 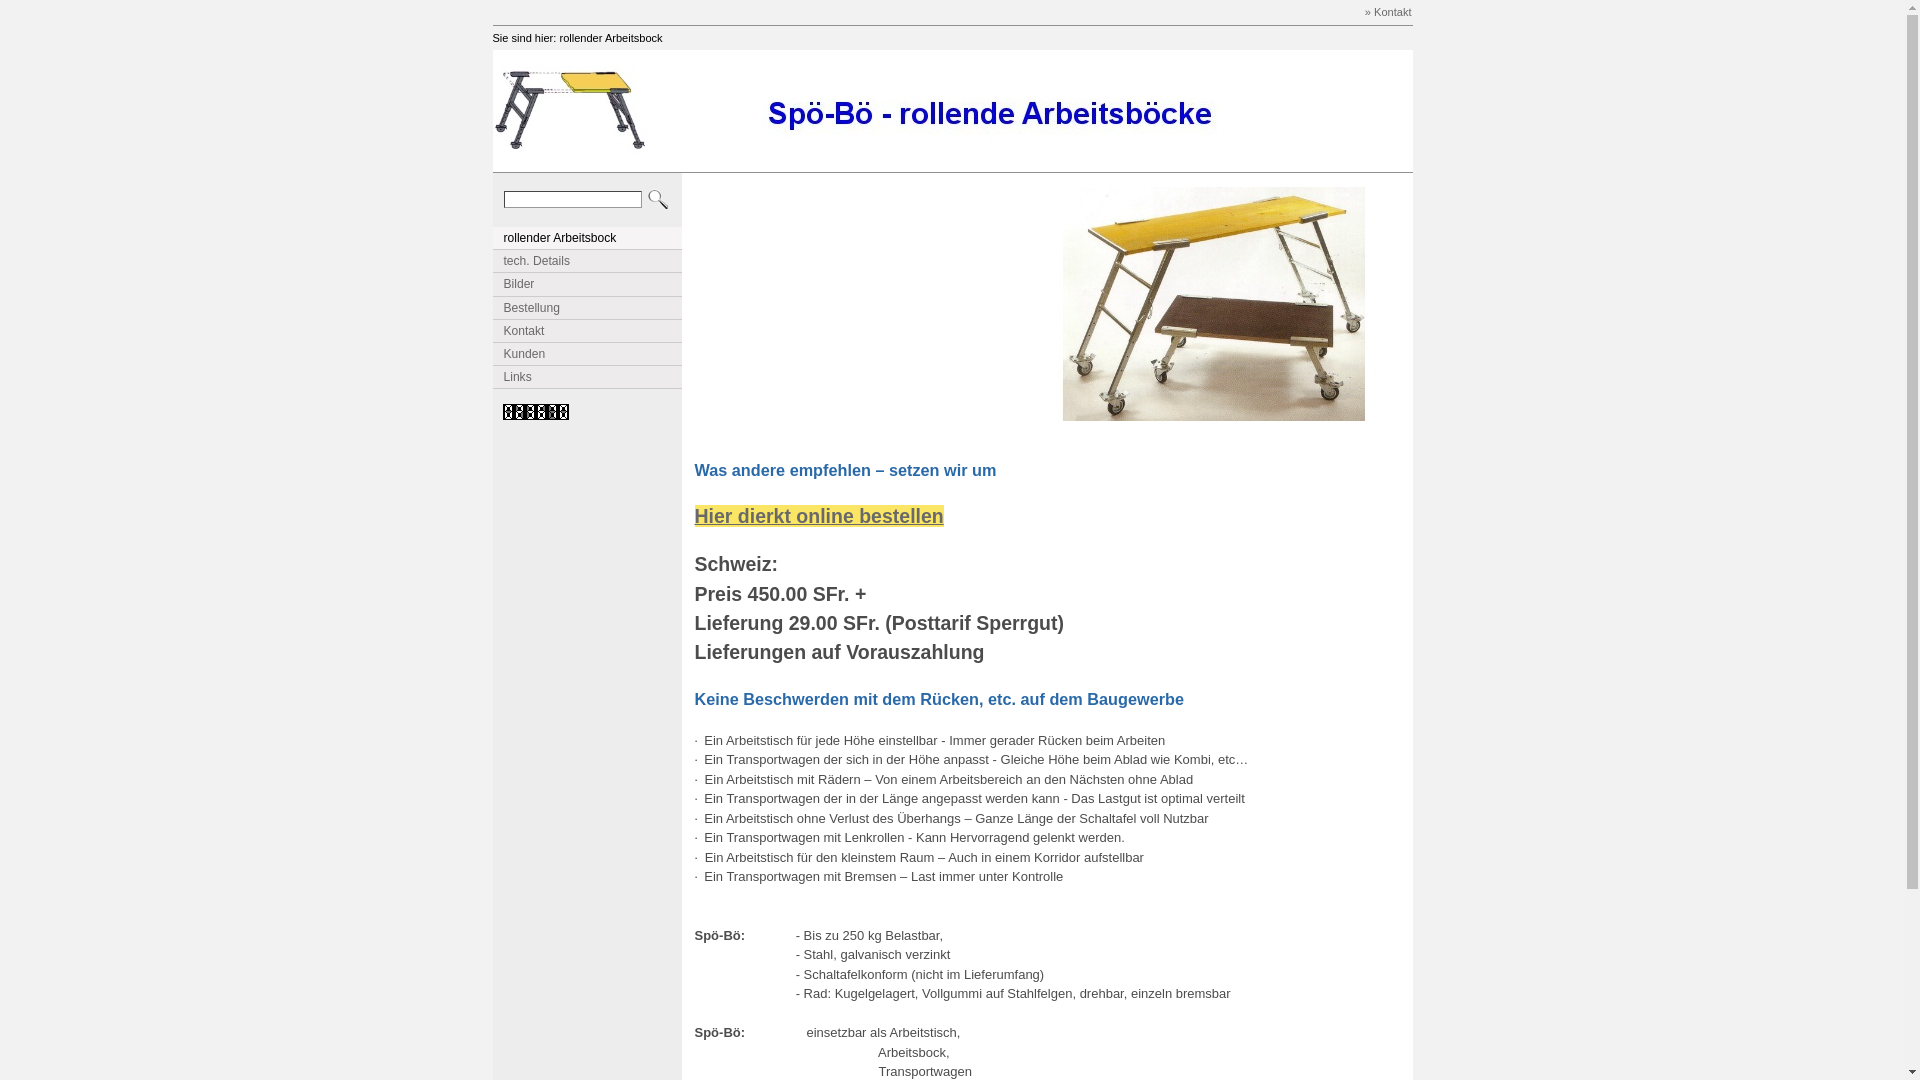 I want to click on 'rollender Arbeitsbock', so click(x=586, y=237).